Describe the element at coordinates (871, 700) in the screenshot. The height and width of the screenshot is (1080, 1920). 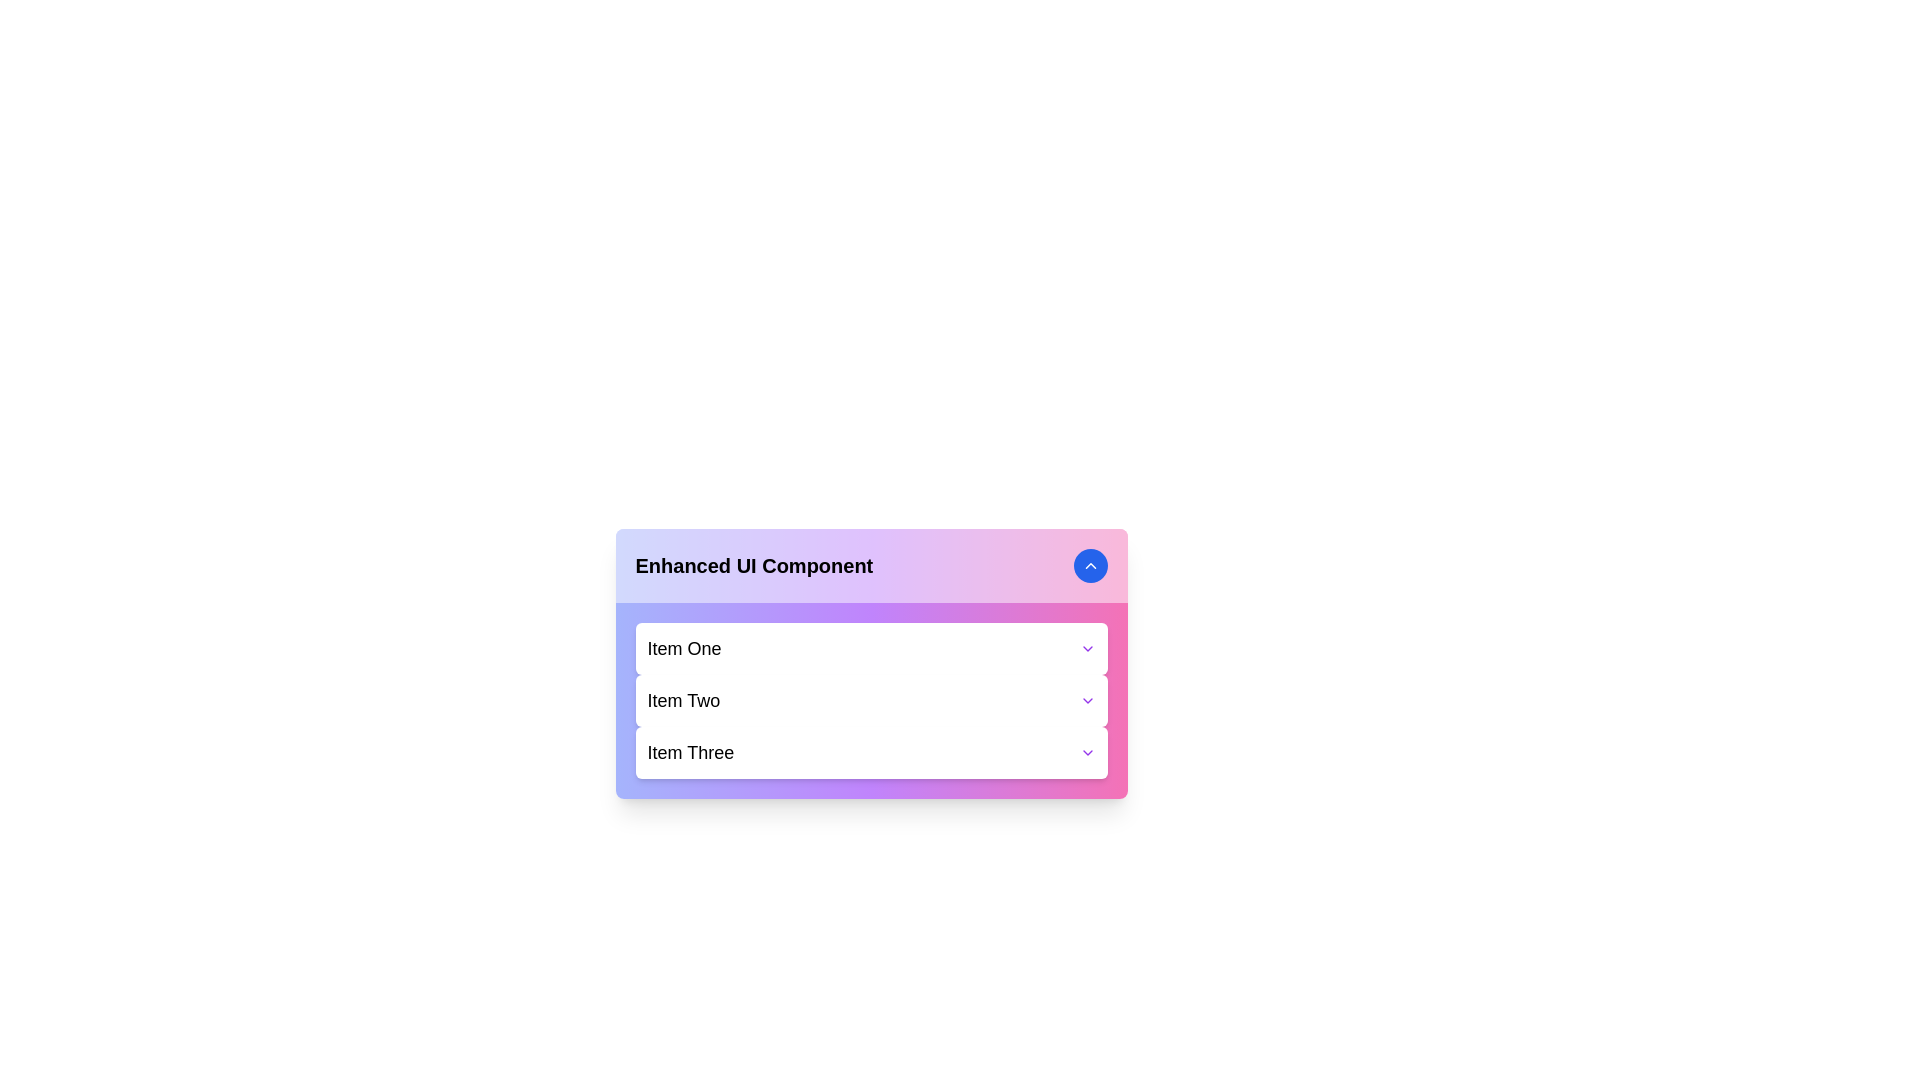
I see `the second item` at that location.